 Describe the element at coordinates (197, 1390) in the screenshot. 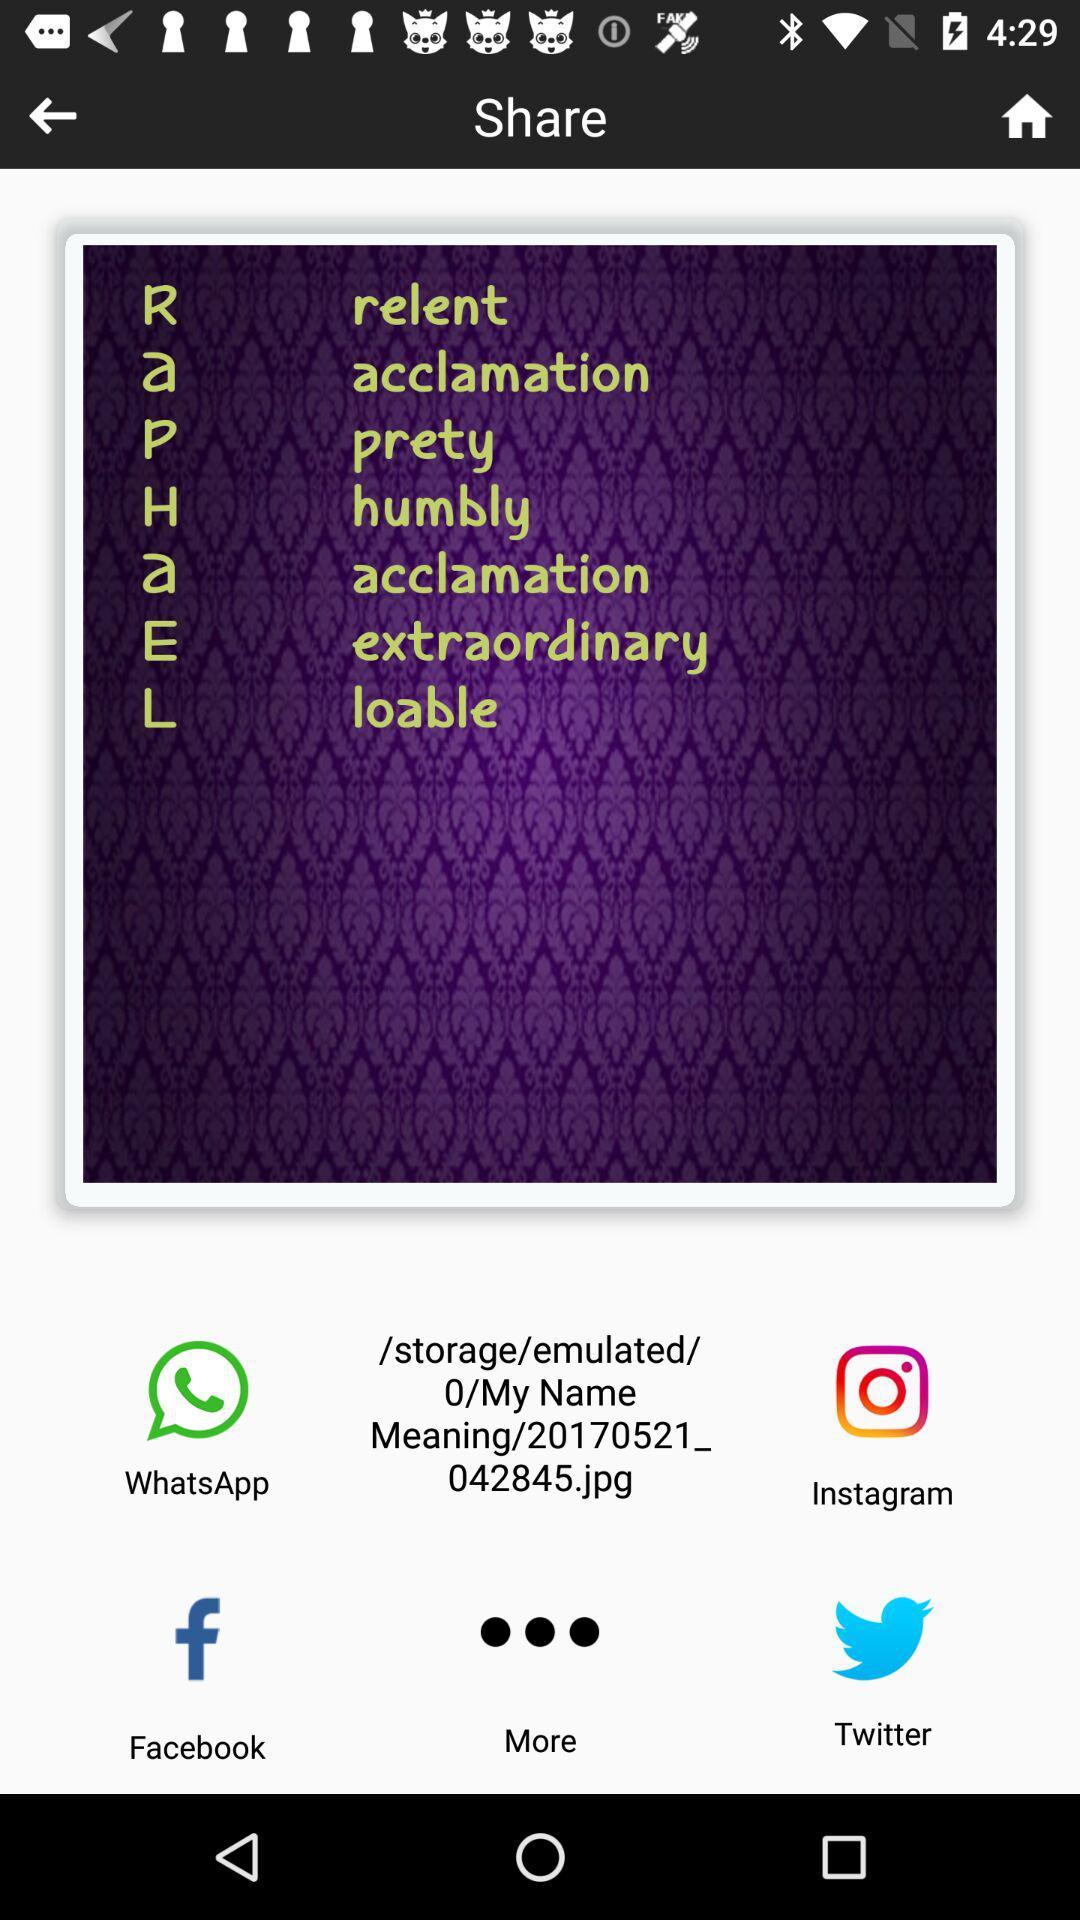

I see `share to whatsapp` at that location.